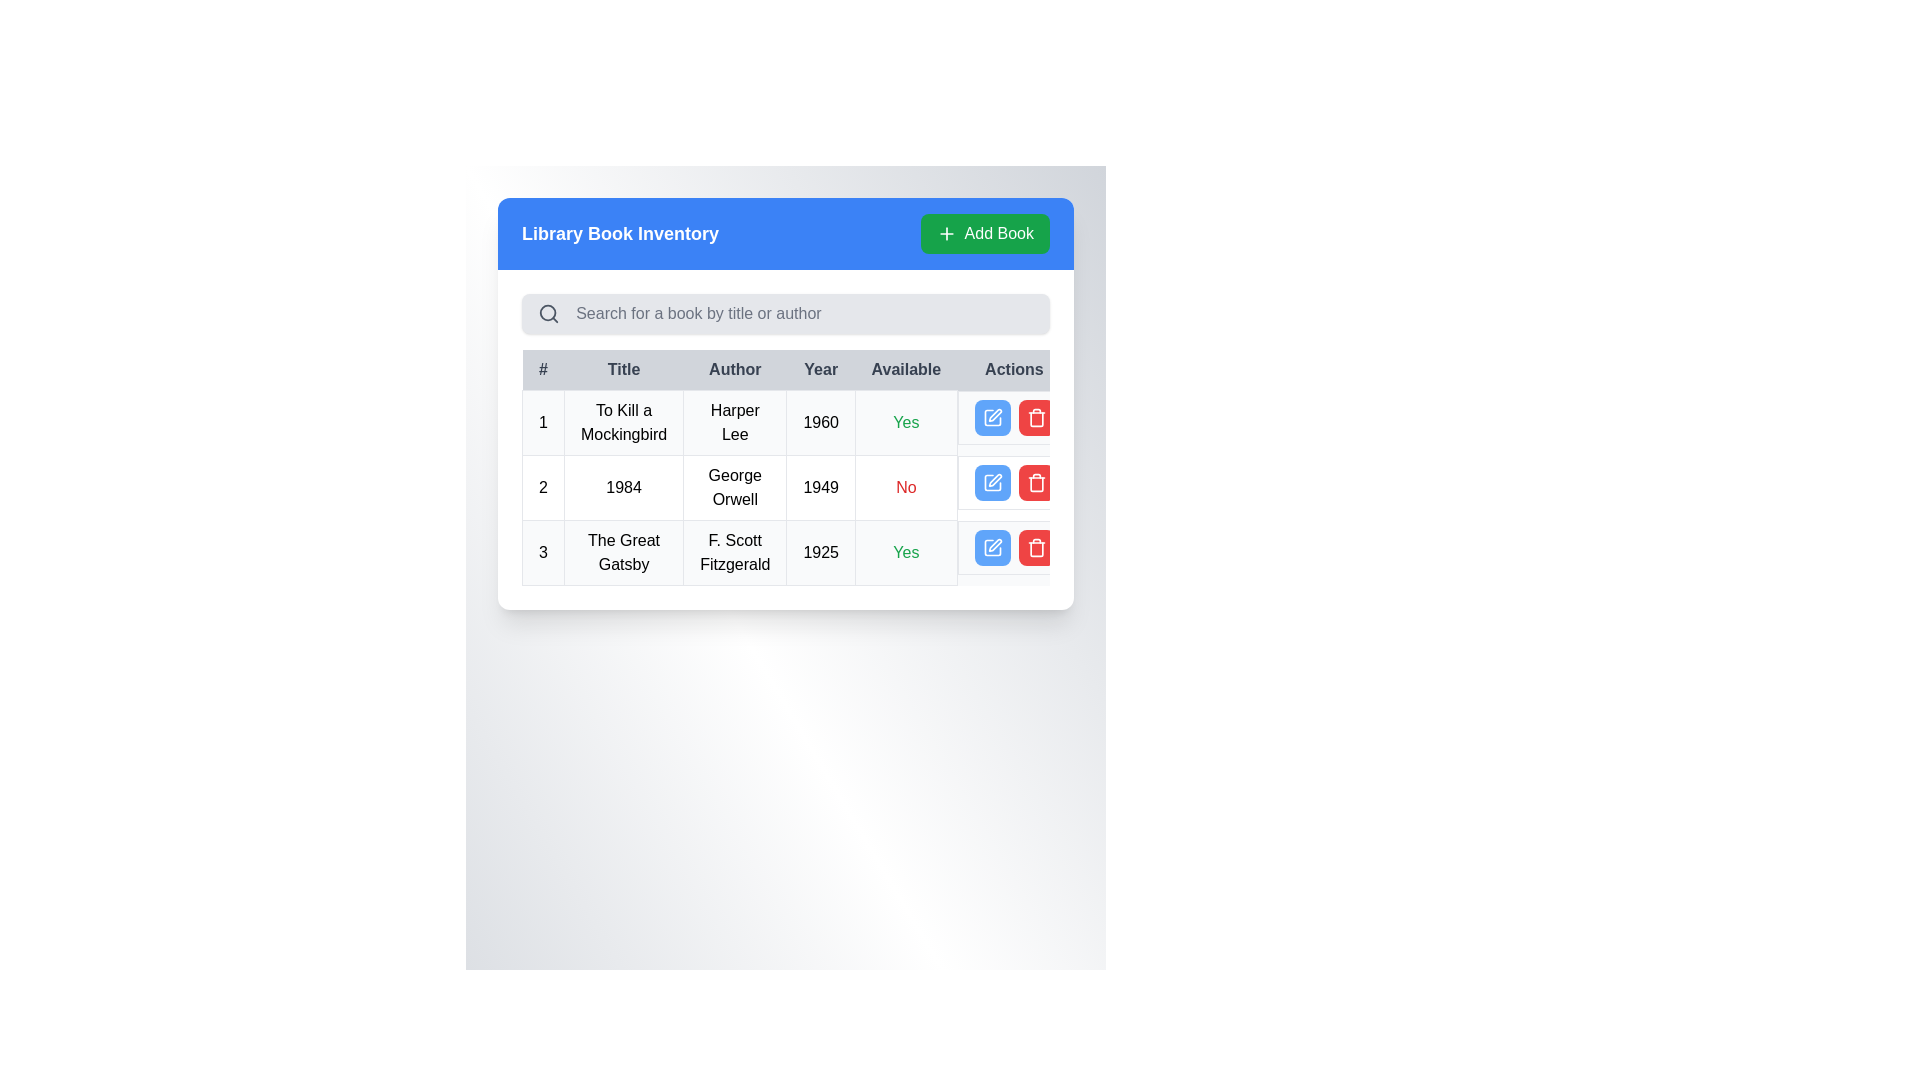 This screenshot has width=1920, height=1080. Describe the element at coordinates (1036, 418) in the screenshot. I see `the trash bin icon located on the right side of the action icons in the Actions column` at that location.